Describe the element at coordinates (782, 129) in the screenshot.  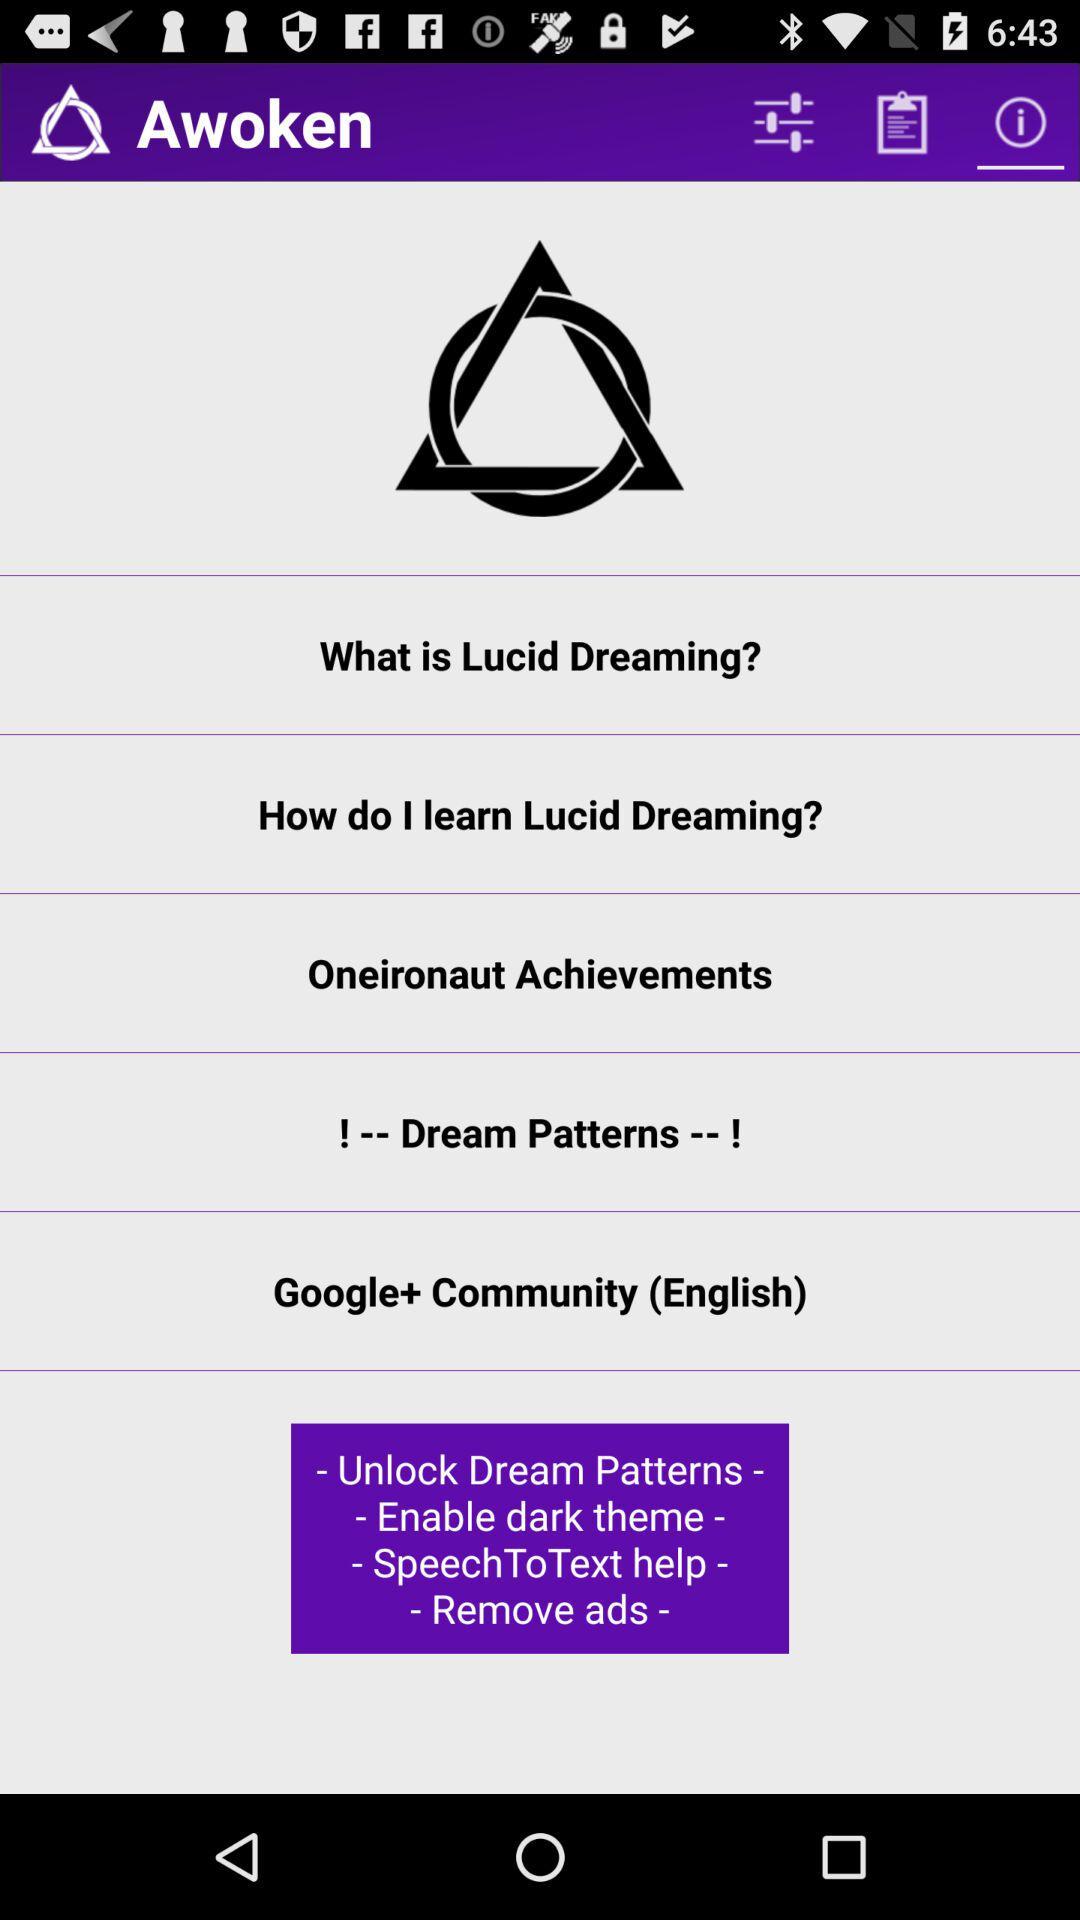
I see `the sliders icon` at that location.